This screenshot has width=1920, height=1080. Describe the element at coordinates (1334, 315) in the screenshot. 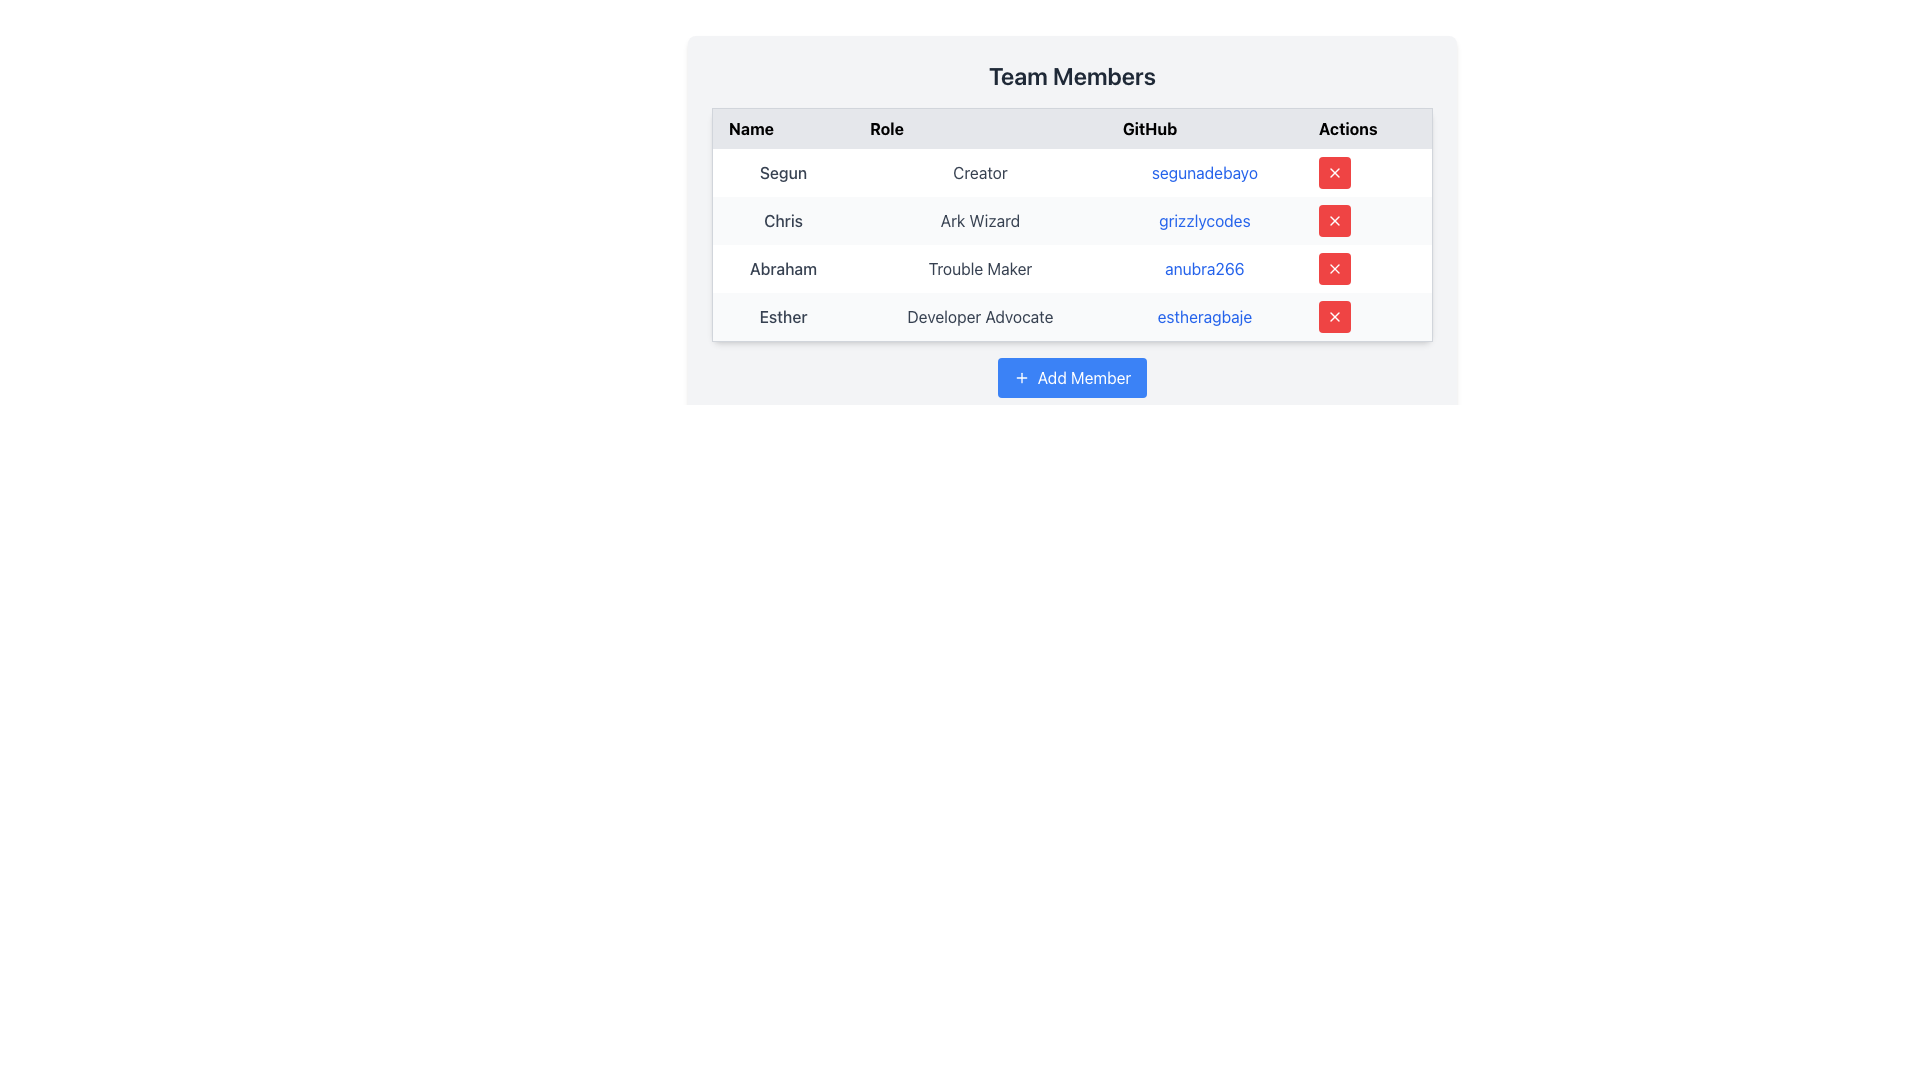

I see `the red button in the 'Actions' column of the last row in the 'Team Members' table` at that location.